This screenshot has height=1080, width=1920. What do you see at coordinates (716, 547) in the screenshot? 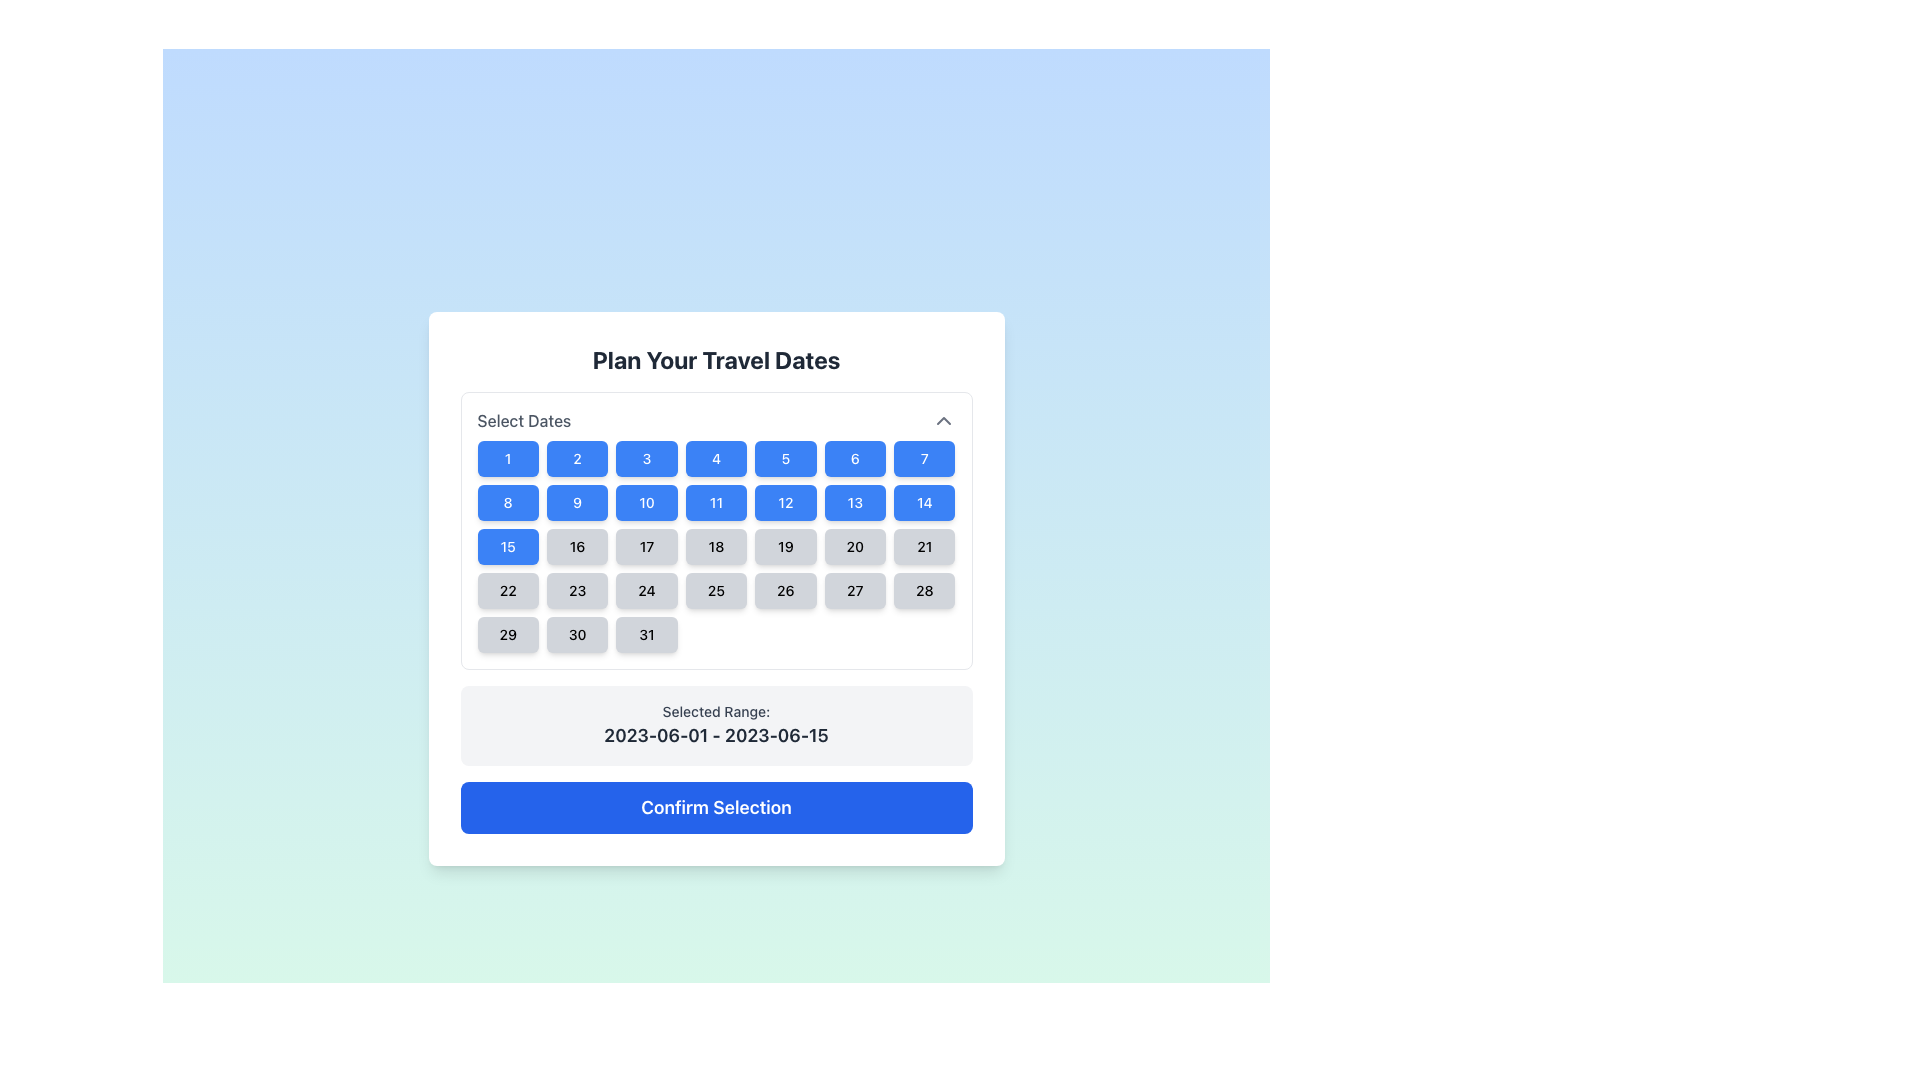
I see `the compact rectangular button with rounded corners and the number '18' in bold, located in the middle row of the calendar layout, fourth column from the left` at bounding box center [716, 547].